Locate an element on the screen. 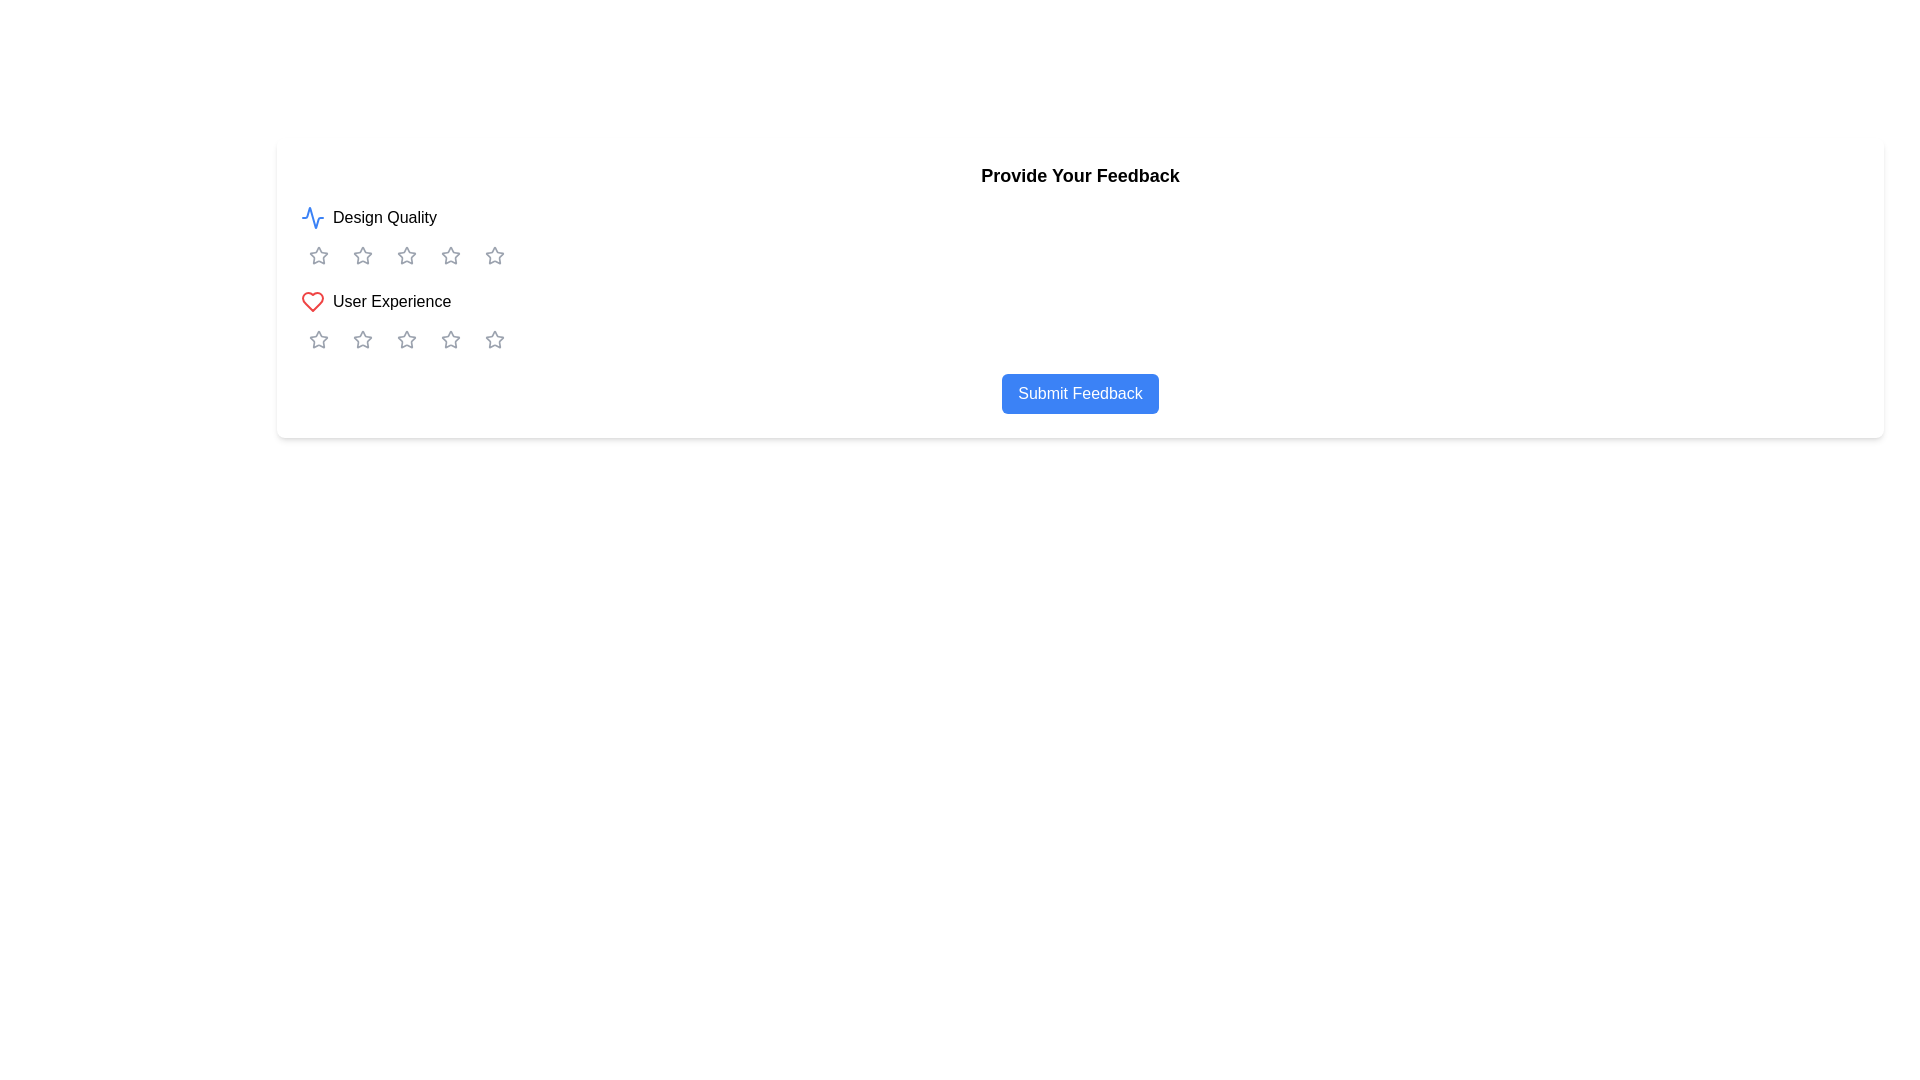 The height and width of the screenshot is (1080, 1920). the first star icon in the 'User Experience' category is located at coordinates (317, 254).